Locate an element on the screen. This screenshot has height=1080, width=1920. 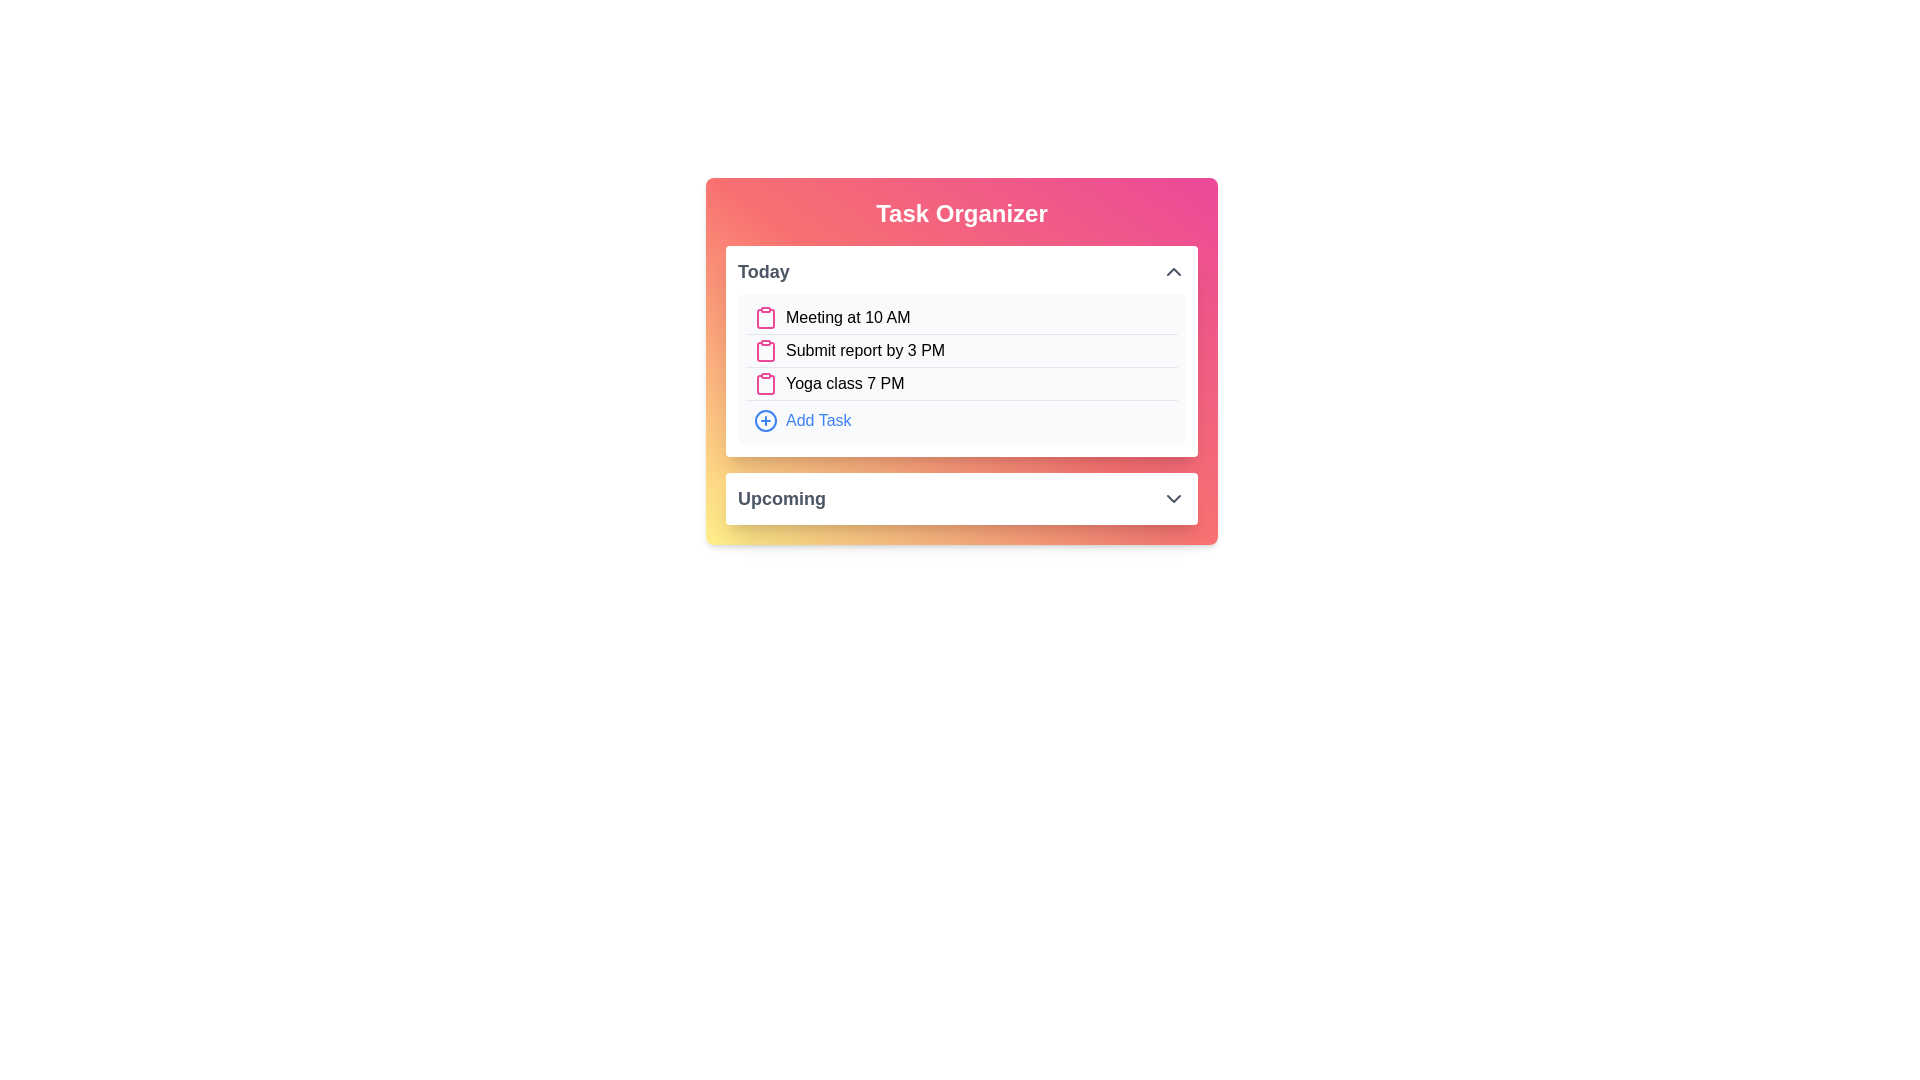
the icon for collapsing or interacting with the 'Today' section of the task organizer, which is positioned in the upper right corner adjacent to the text 'Today' is located at coordinates (1174, 272).